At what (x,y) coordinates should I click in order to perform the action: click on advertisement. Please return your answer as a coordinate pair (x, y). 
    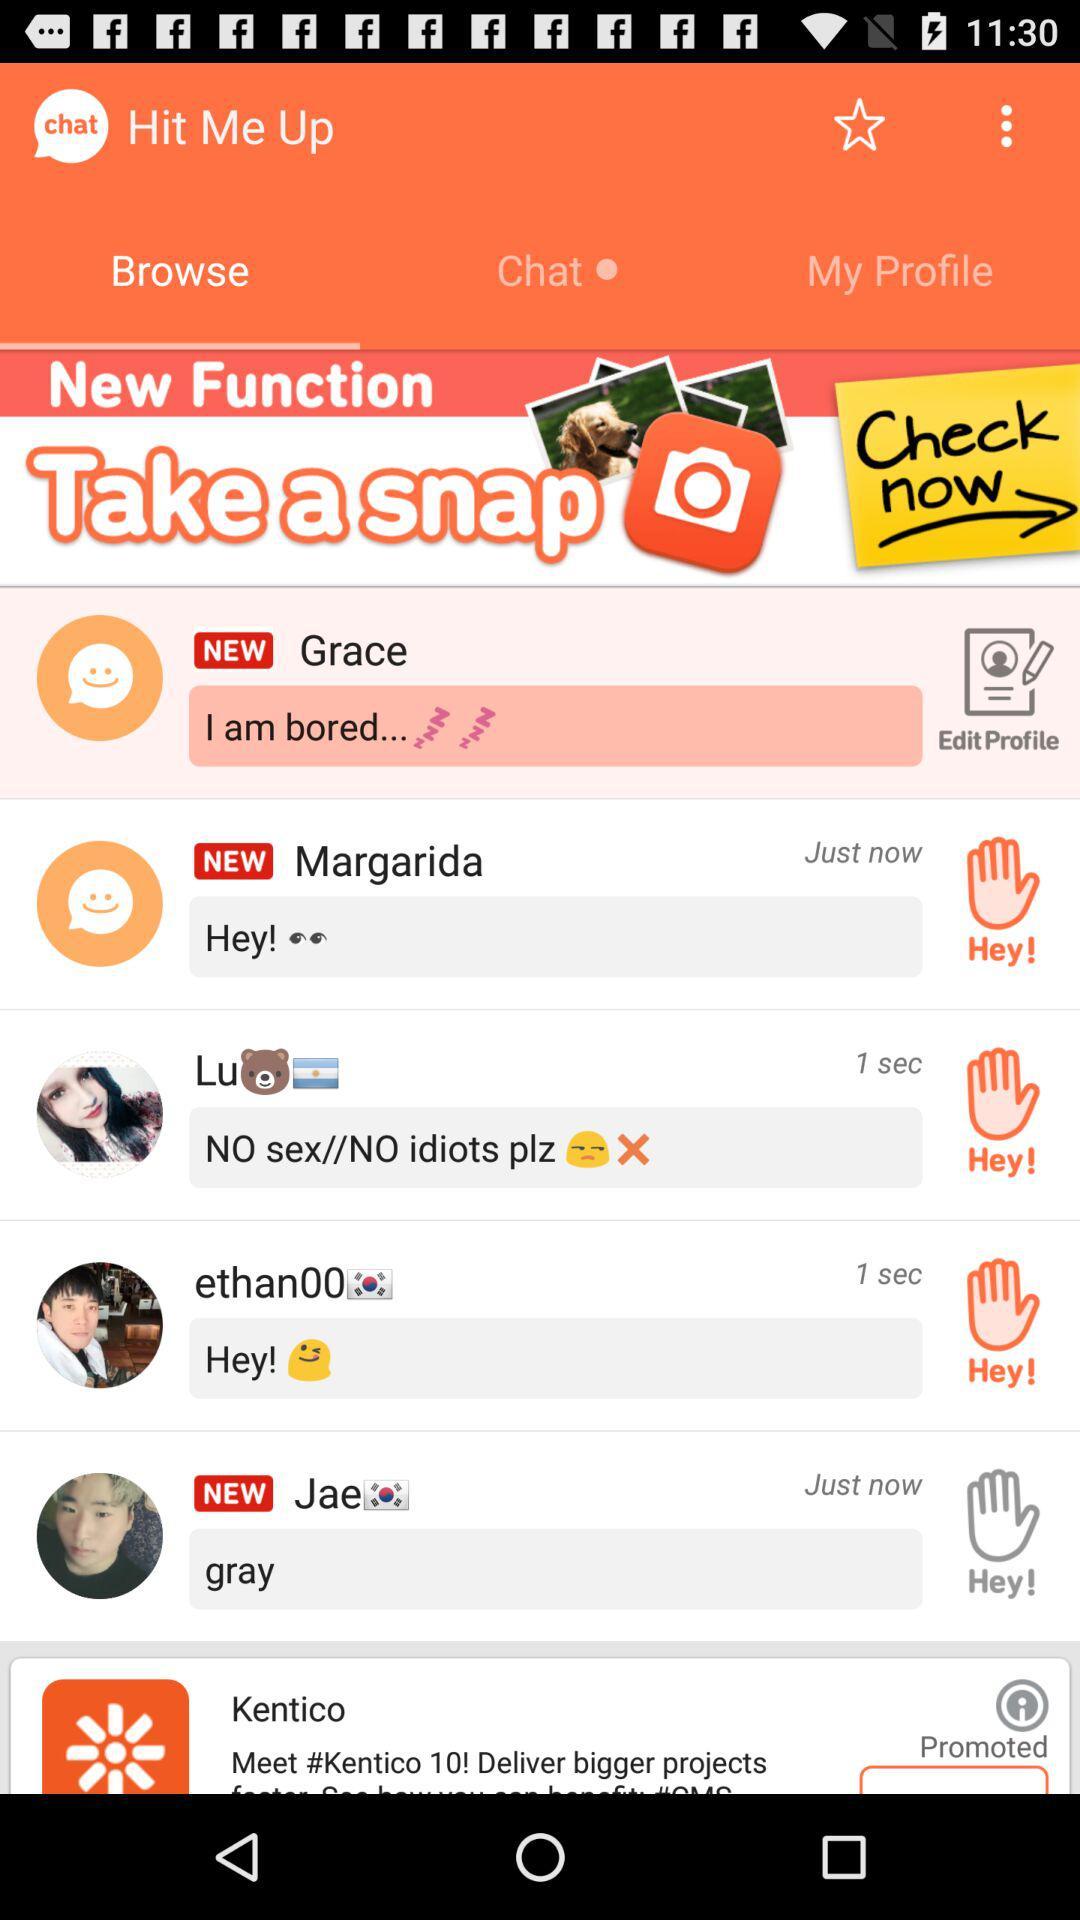
    Looking at the image, I should click on (1022, 1704).